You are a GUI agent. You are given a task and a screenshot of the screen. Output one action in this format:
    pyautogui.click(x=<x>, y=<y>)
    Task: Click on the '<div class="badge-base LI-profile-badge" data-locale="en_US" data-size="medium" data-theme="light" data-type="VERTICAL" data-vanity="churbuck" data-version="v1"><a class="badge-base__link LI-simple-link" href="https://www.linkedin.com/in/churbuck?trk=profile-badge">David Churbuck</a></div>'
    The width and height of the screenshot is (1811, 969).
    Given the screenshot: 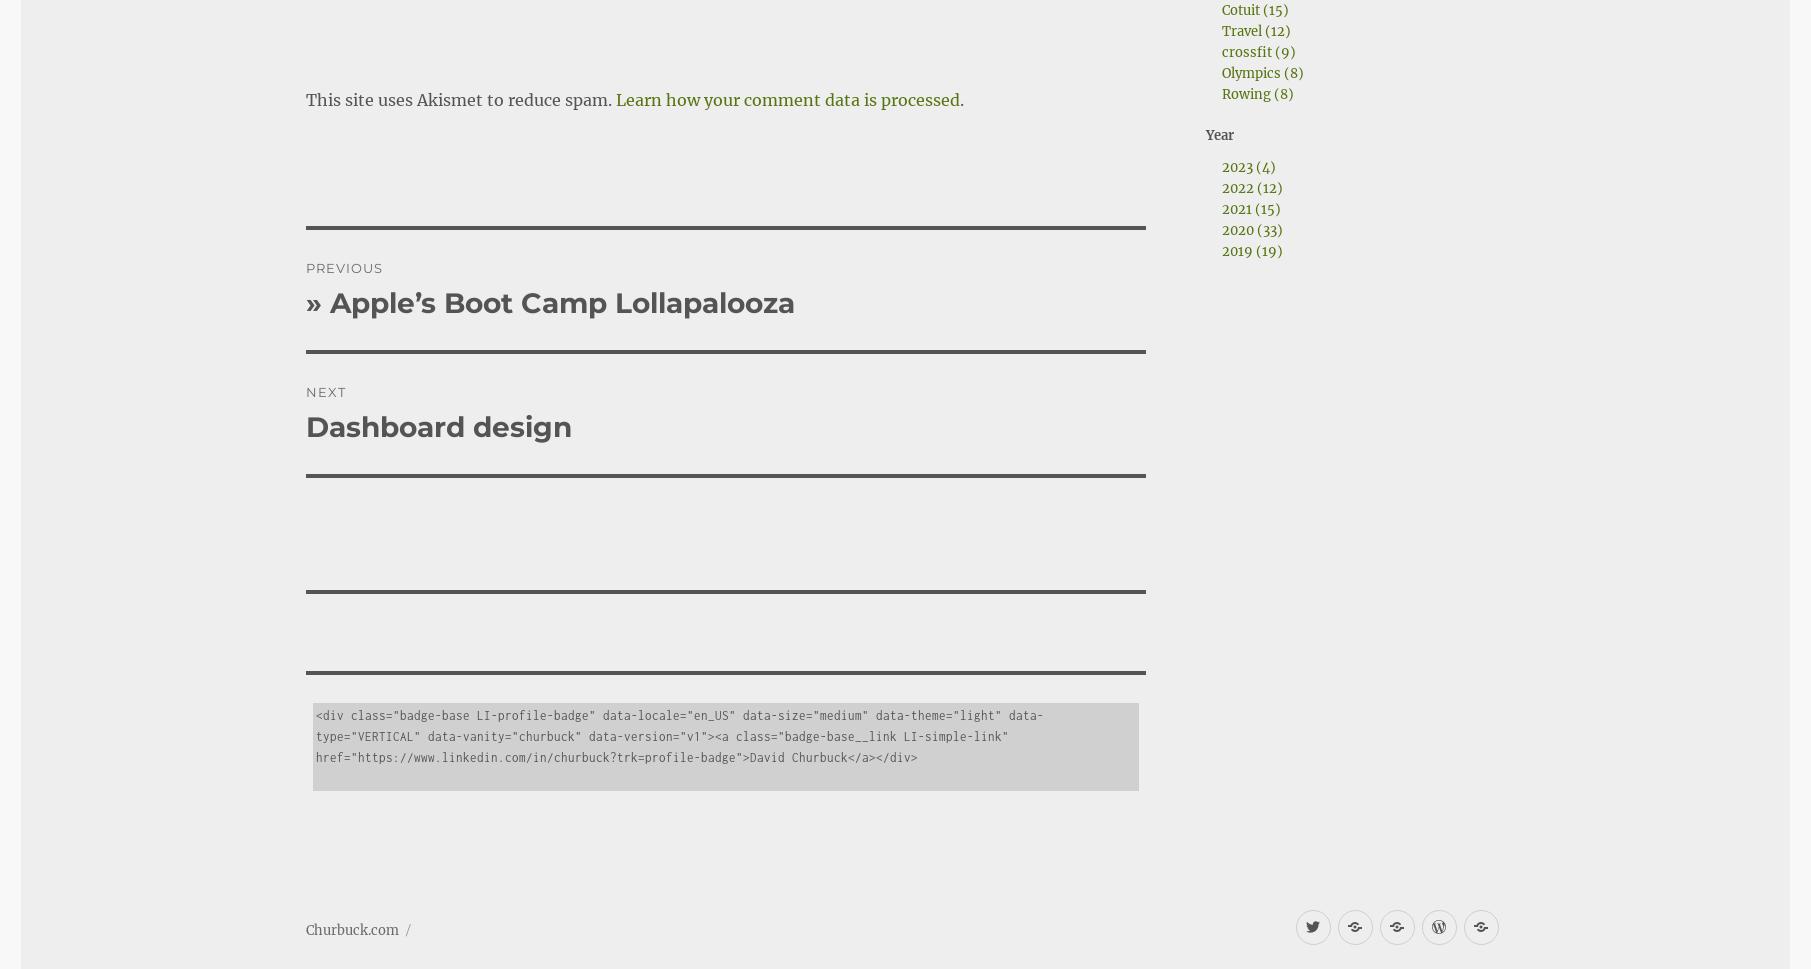 What is the action you would take?
    pyautogui.click(x=678, y=689)
    